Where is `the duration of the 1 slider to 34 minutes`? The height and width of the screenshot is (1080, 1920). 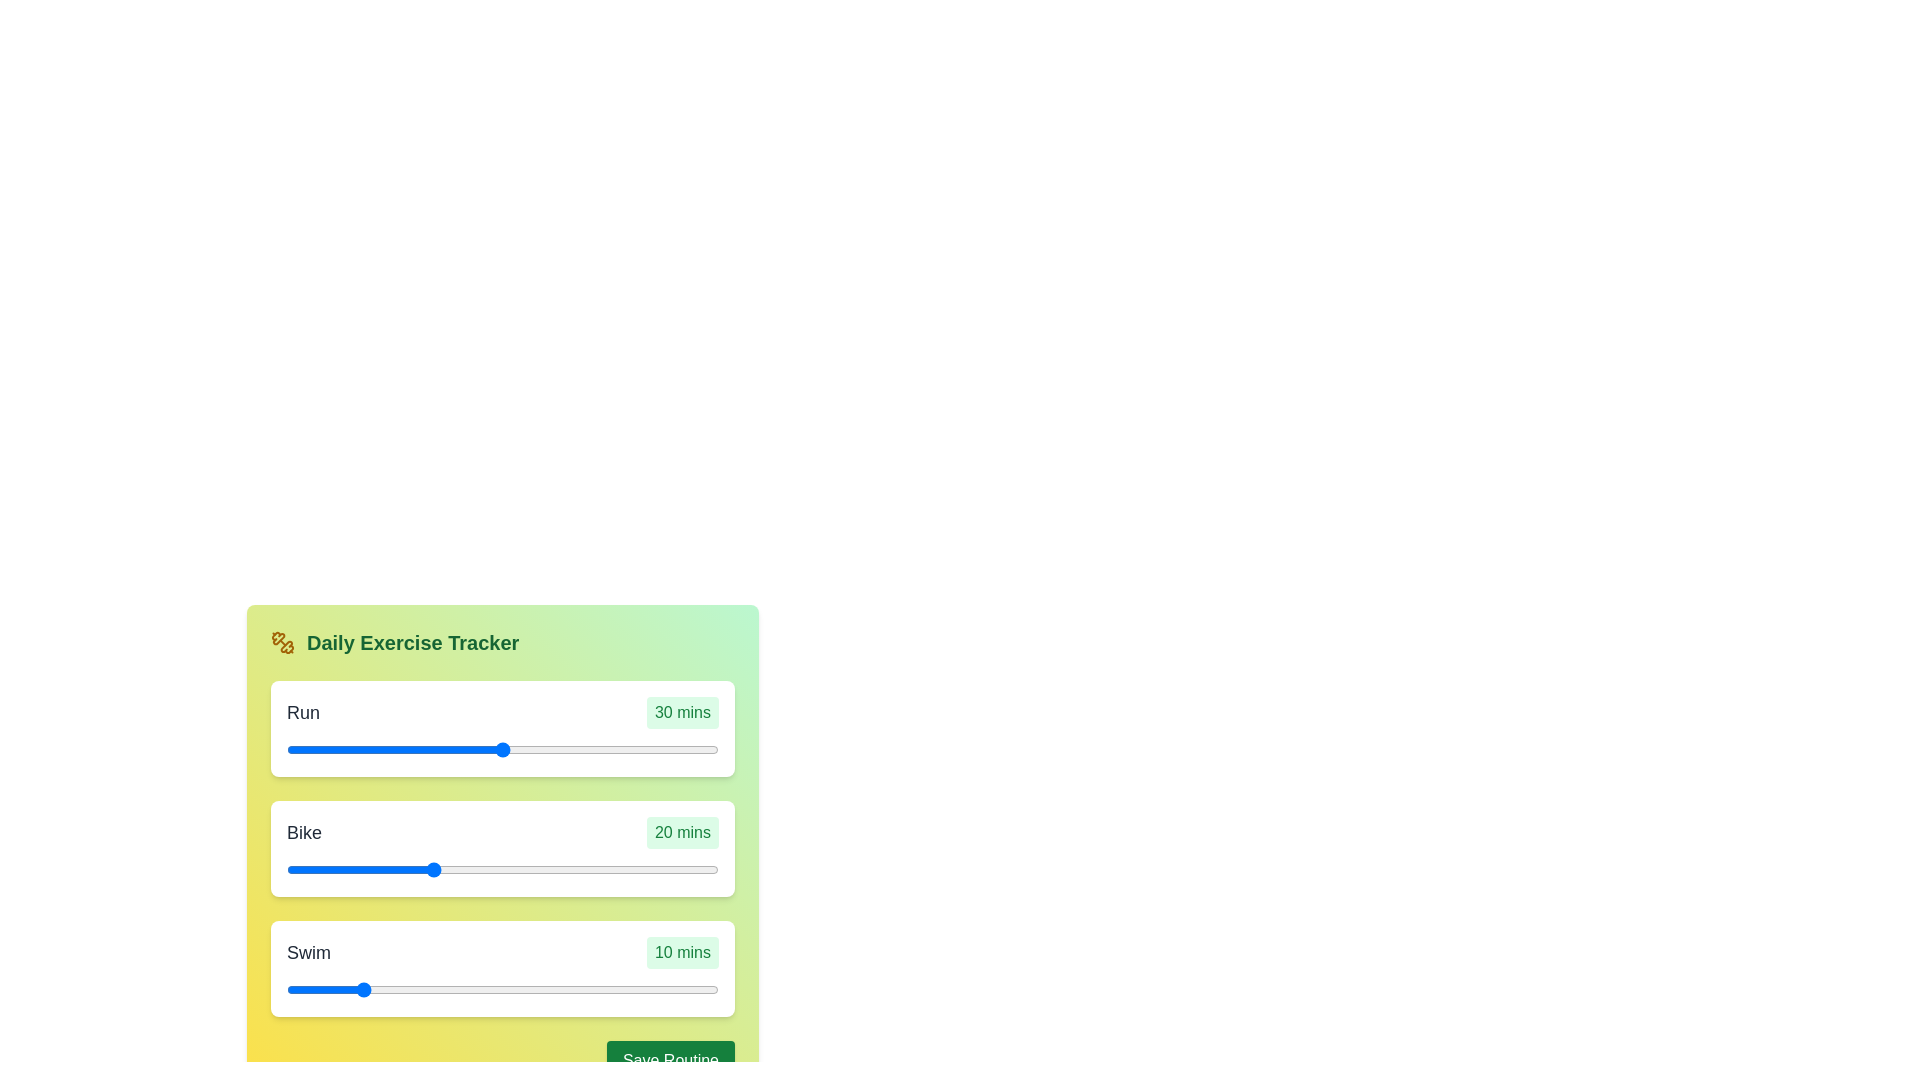 the duration of the 1 slider to 34 minutes is located at coordinates (624, 869).